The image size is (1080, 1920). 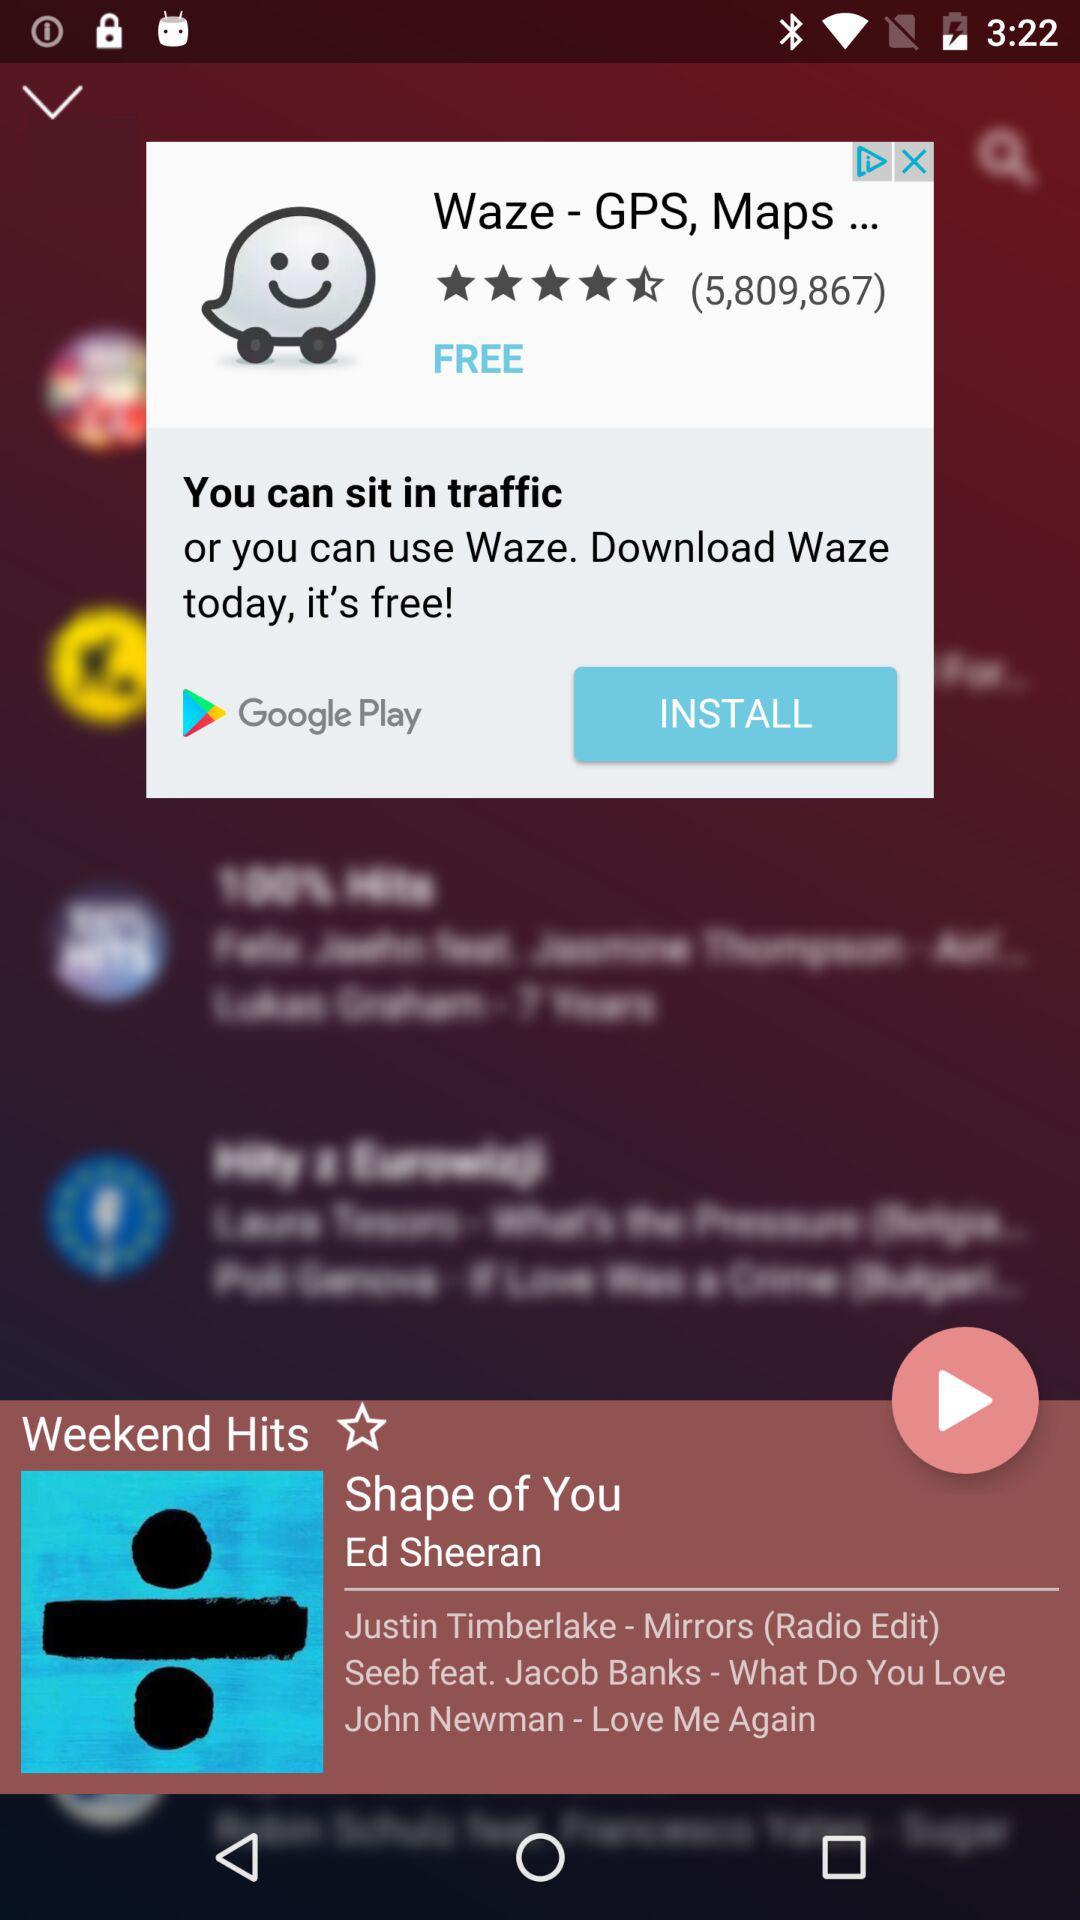 I want to click on down arrow, so click(x=51, y=101).